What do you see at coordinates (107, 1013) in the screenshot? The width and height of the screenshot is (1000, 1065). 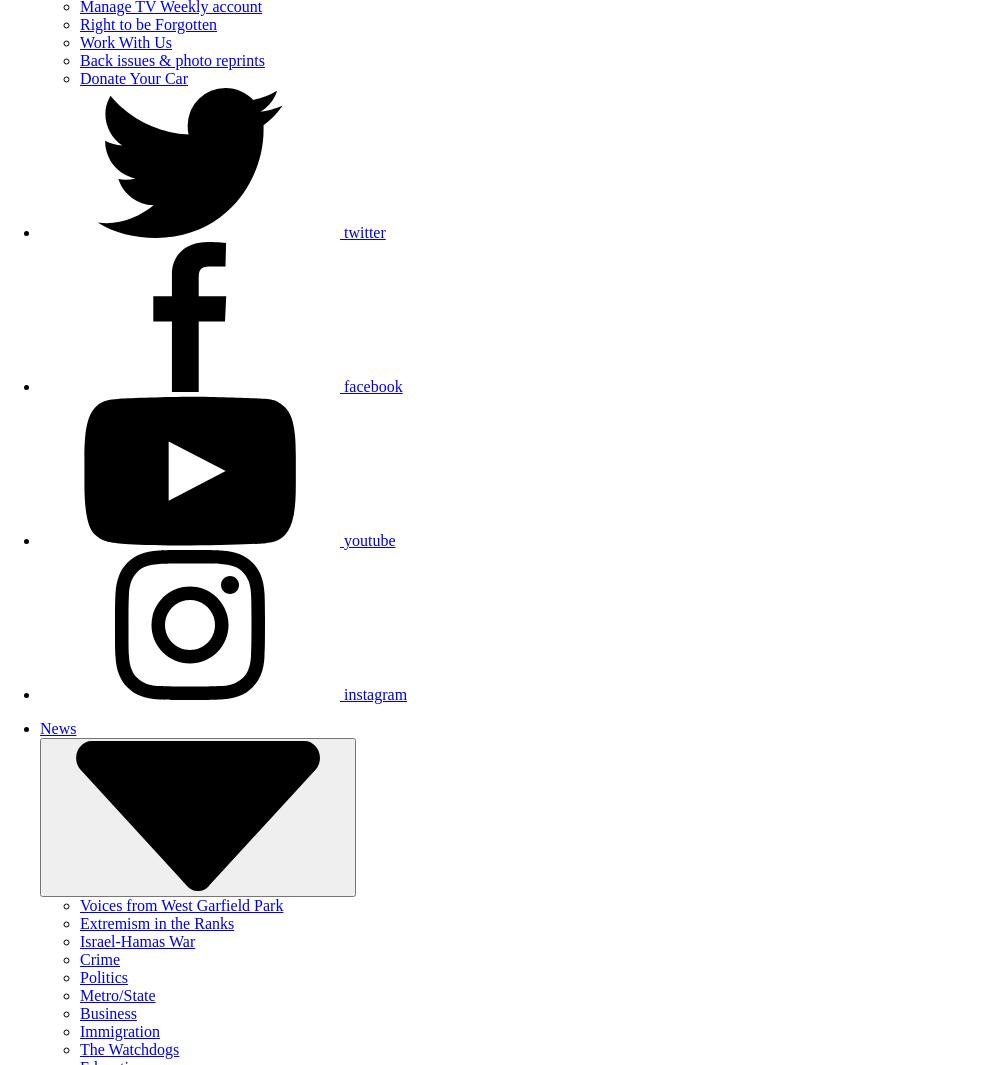 I see `'Business'` at bounding box center [107, 1013].